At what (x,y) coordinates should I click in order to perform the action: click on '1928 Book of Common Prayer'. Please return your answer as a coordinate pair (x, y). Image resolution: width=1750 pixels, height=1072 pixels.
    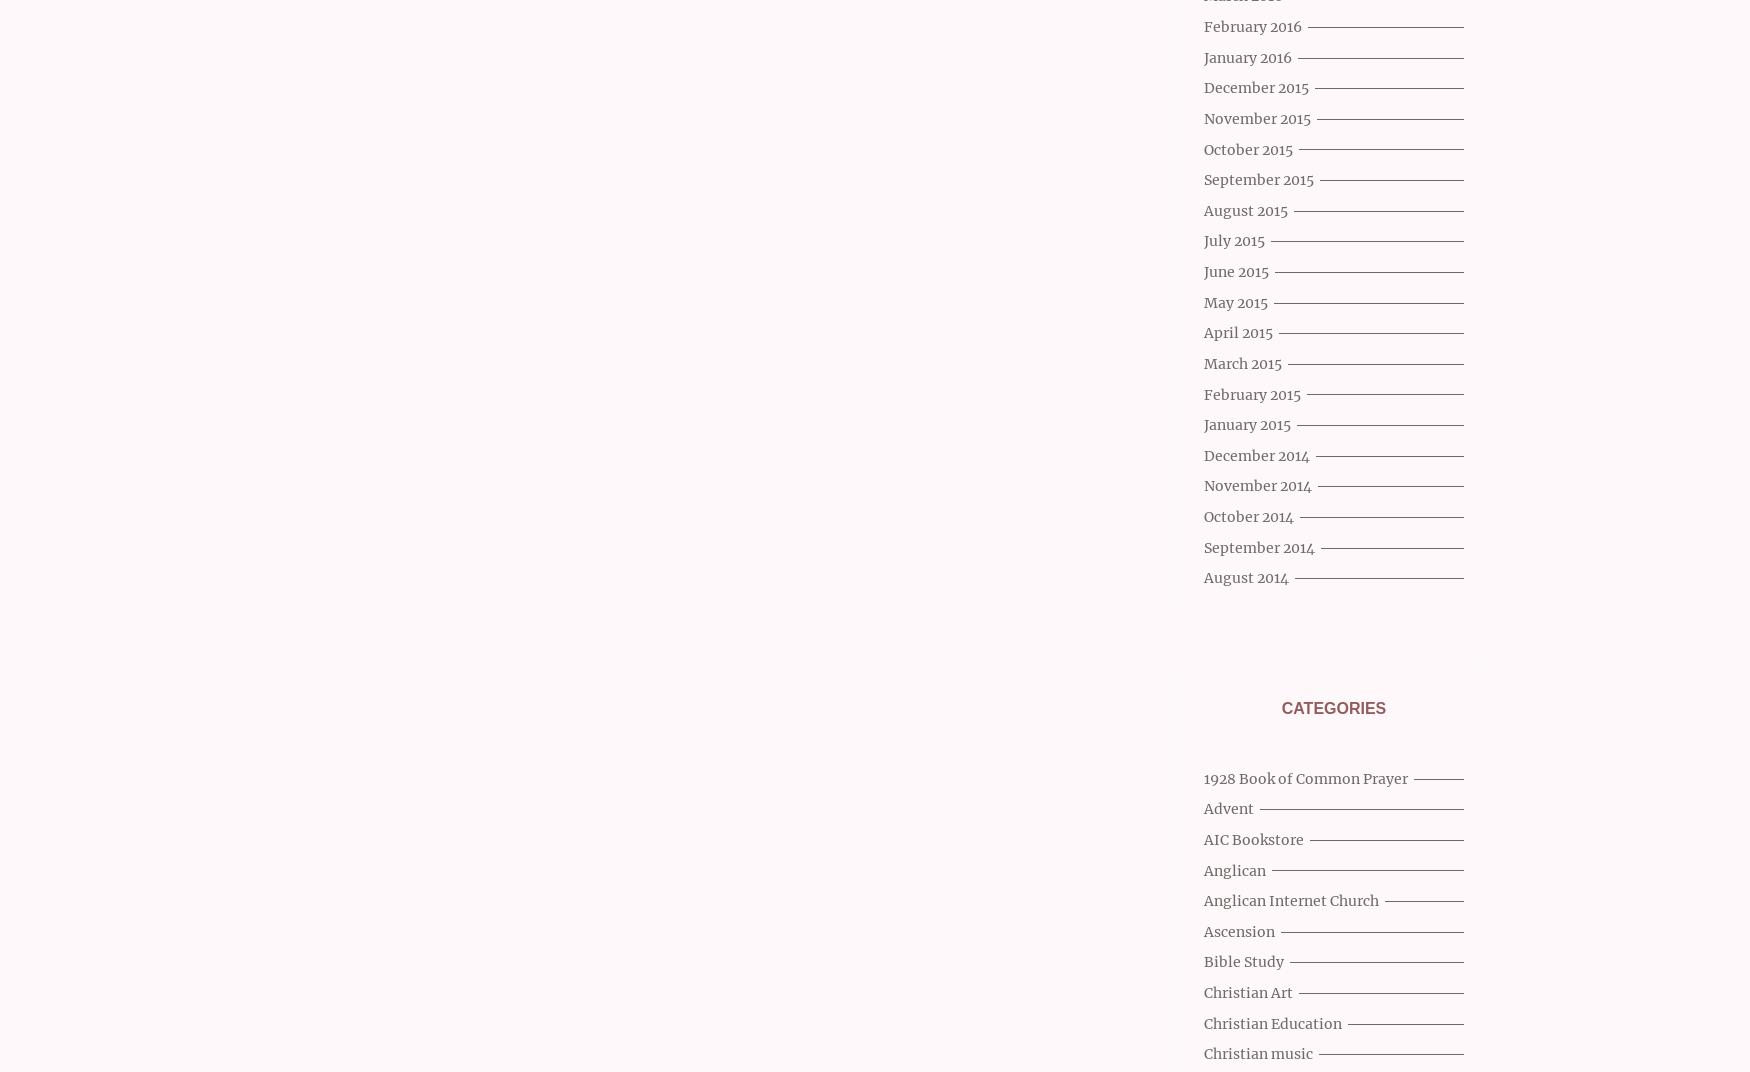
    Looking at the image, I should click on (1305, 777).